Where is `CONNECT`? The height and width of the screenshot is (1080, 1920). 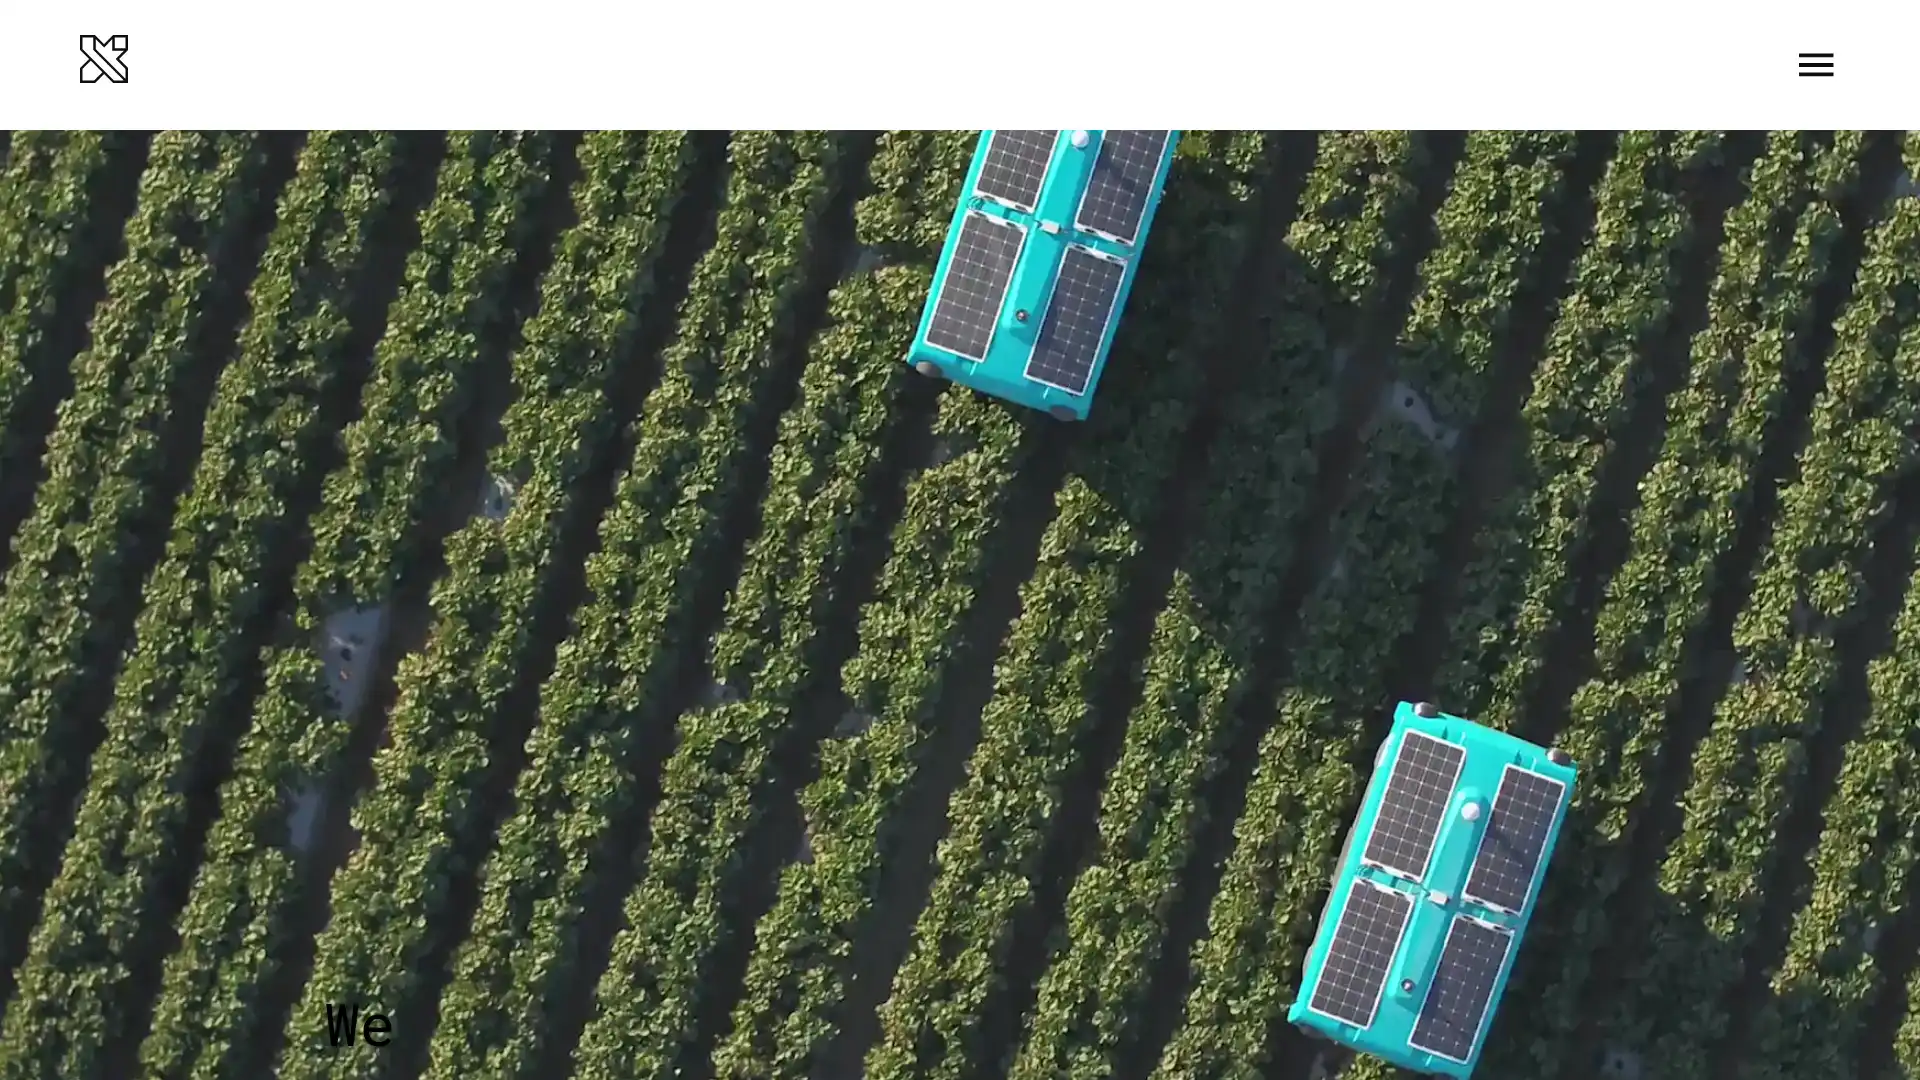
CONNECT is located at coordinates (1188, 265).